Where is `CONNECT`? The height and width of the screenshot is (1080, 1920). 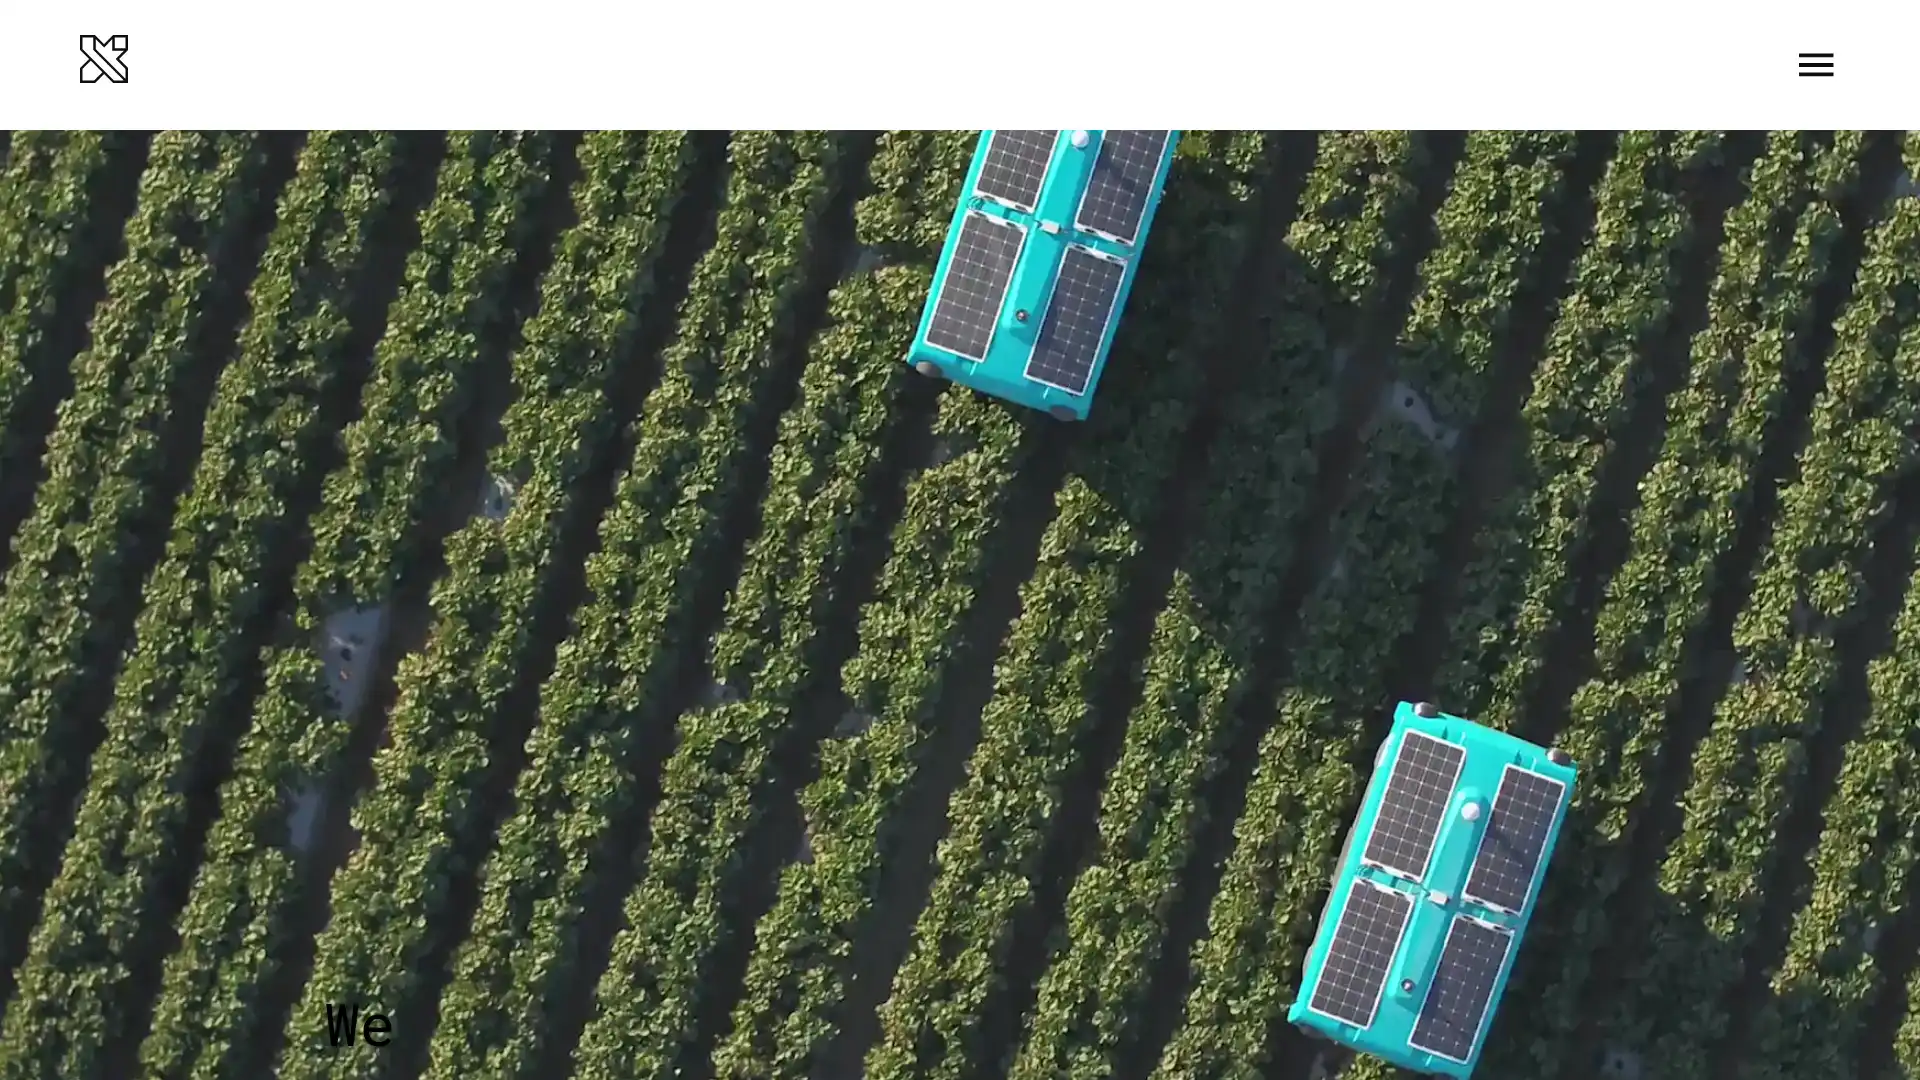
CONNECT is located at coordinates (1188, 265).